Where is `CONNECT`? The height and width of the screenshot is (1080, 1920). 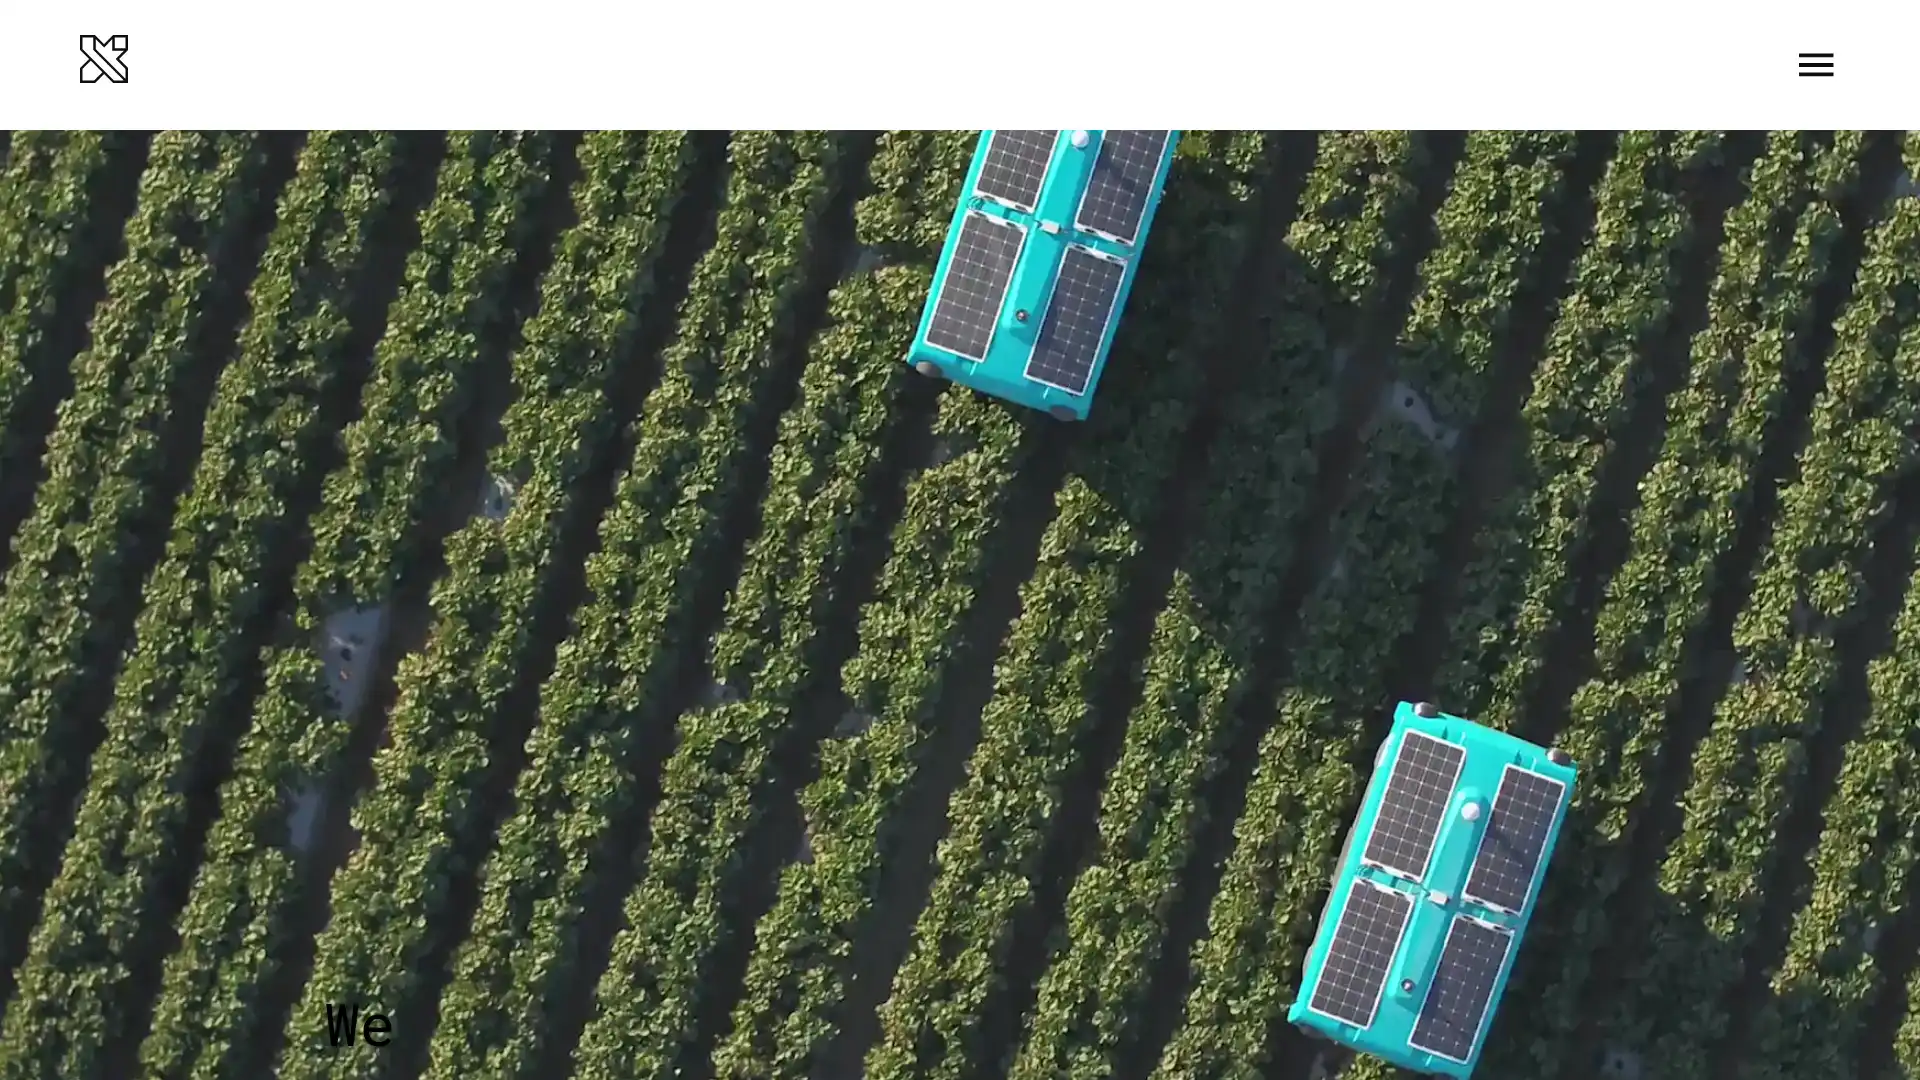
CONNECT is located at coordinates (1188, 265).